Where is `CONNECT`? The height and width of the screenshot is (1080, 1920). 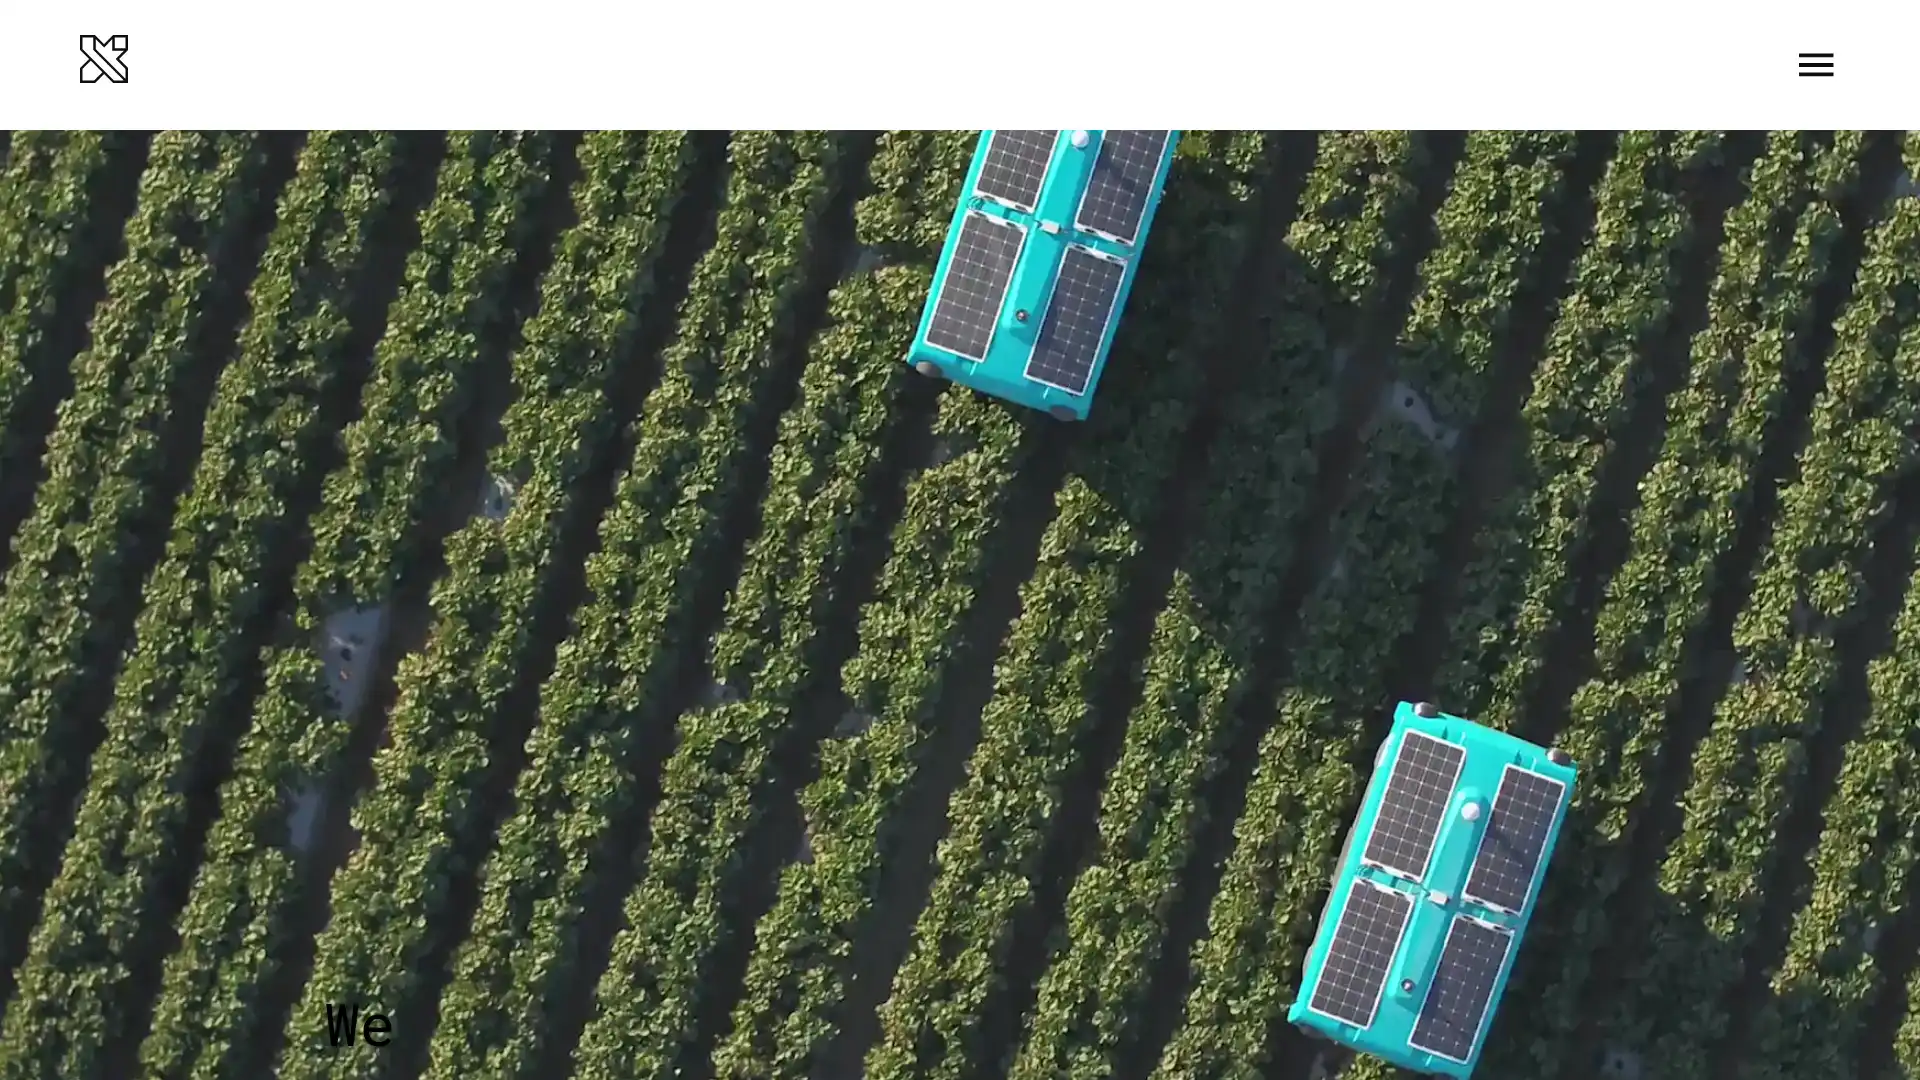
CONNECT is located at coordinates (1188, 265).